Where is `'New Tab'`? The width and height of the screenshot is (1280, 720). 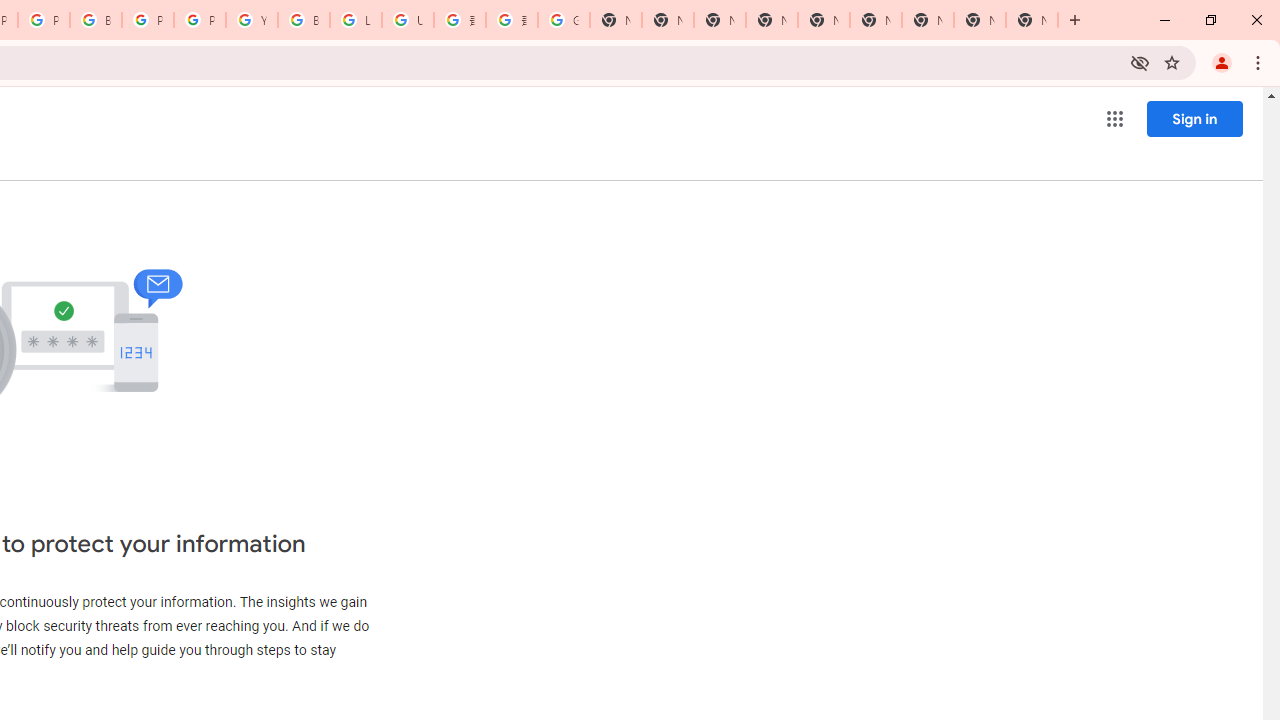
'New Tab' is located at coordinates (1032, 20).